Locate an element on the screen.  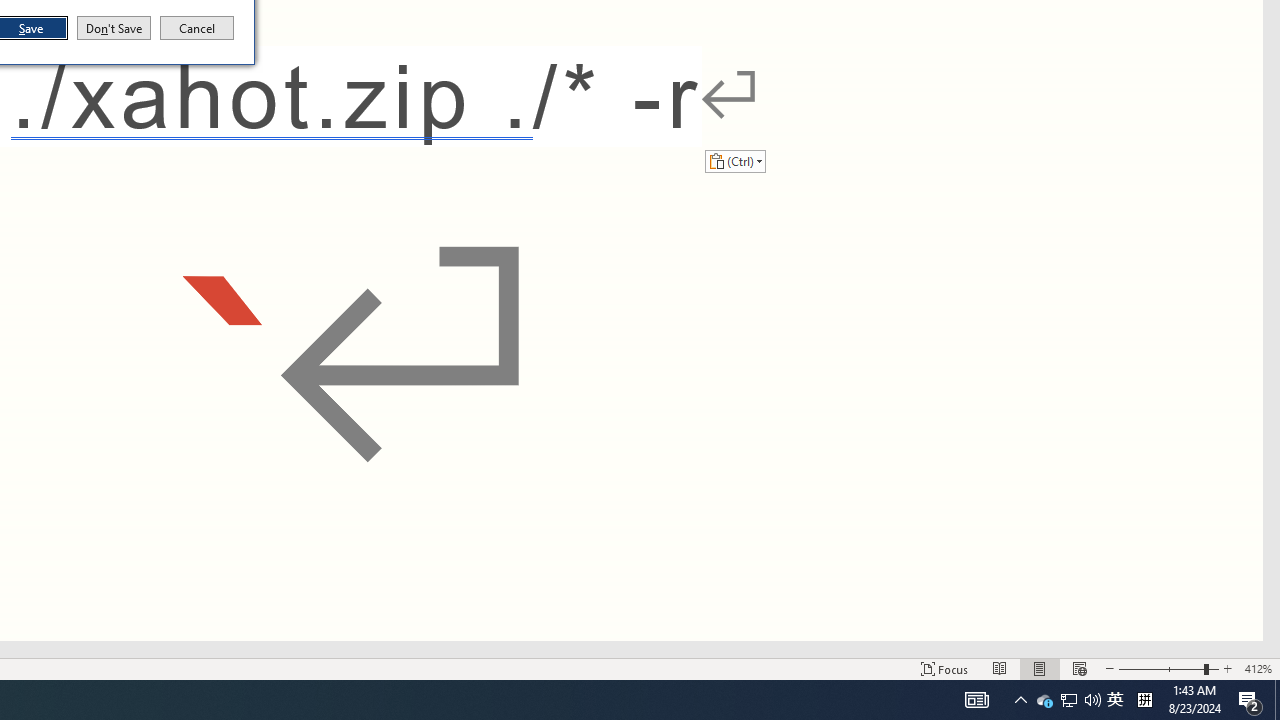
'Cancel' is located at coordinates (197, 28).